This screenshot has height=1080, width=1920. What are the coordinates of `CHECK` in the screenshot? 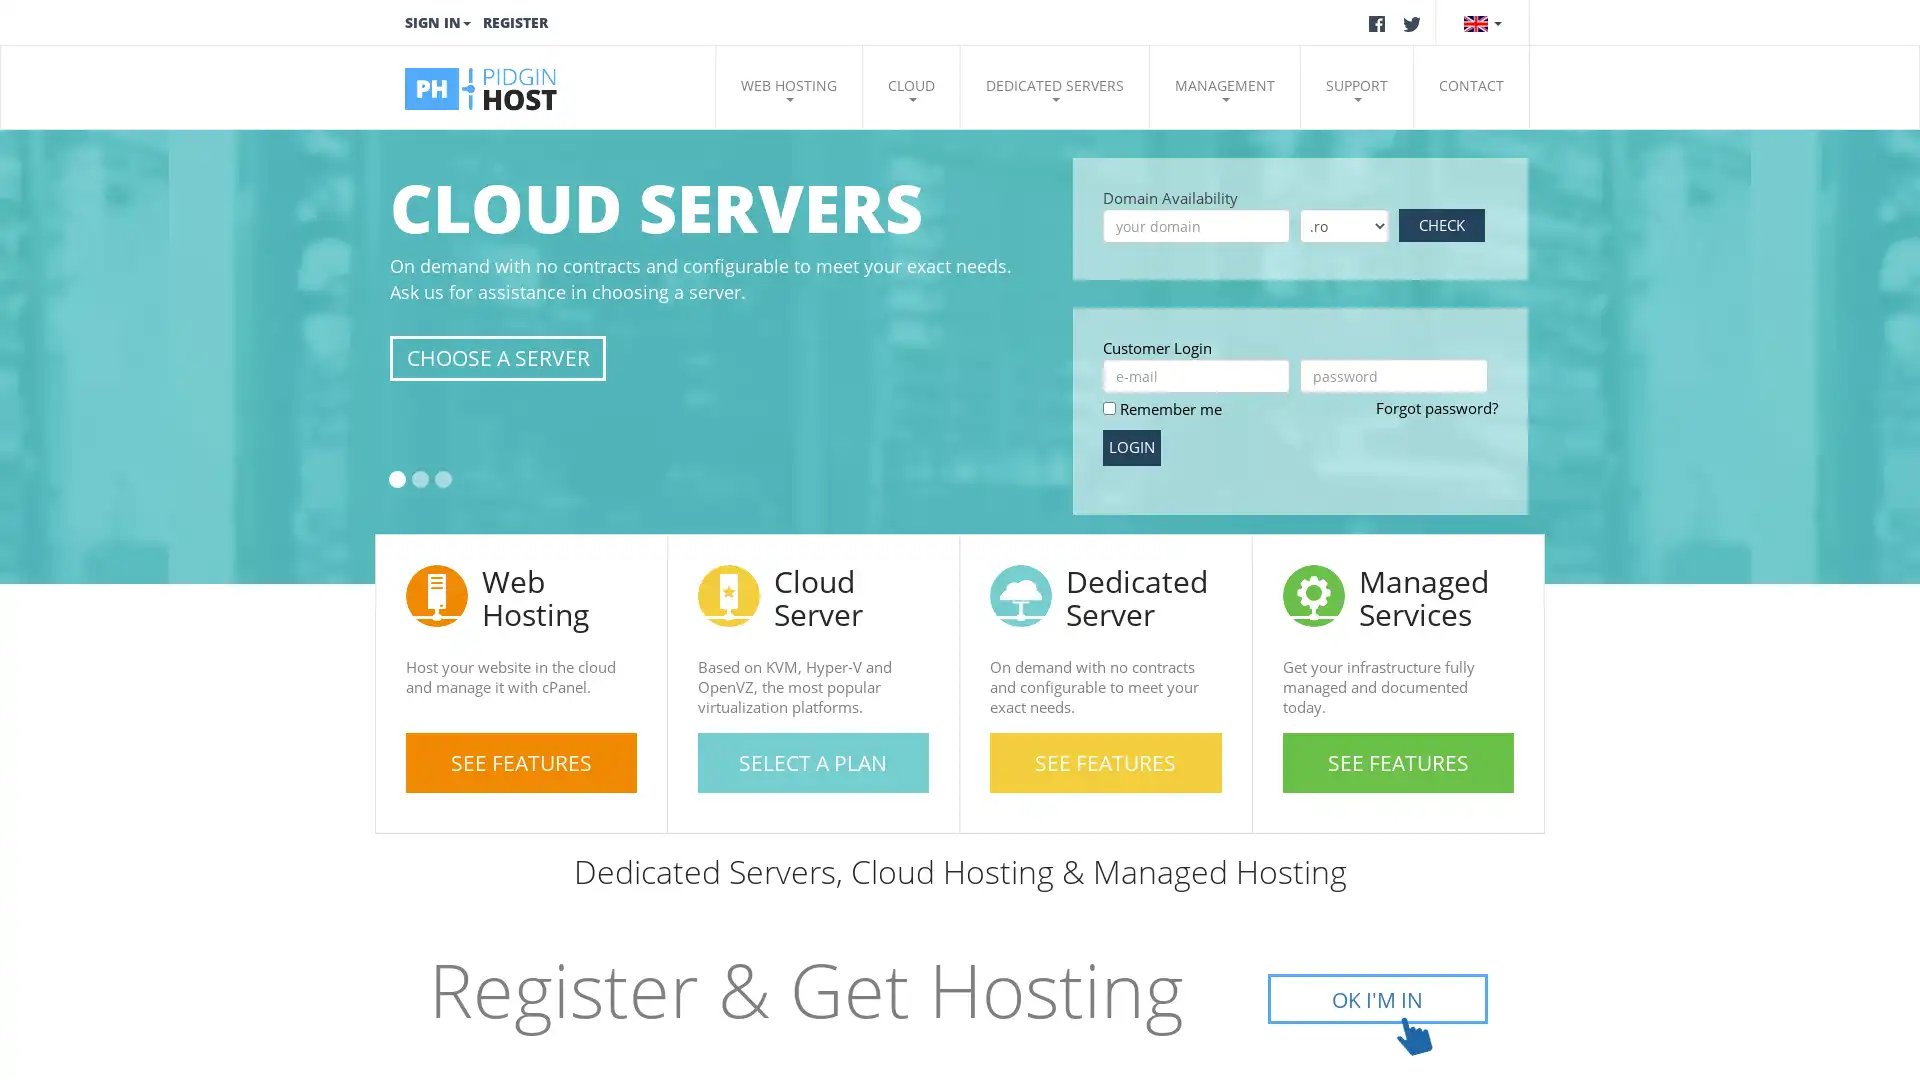 It's located at (1441, 225).